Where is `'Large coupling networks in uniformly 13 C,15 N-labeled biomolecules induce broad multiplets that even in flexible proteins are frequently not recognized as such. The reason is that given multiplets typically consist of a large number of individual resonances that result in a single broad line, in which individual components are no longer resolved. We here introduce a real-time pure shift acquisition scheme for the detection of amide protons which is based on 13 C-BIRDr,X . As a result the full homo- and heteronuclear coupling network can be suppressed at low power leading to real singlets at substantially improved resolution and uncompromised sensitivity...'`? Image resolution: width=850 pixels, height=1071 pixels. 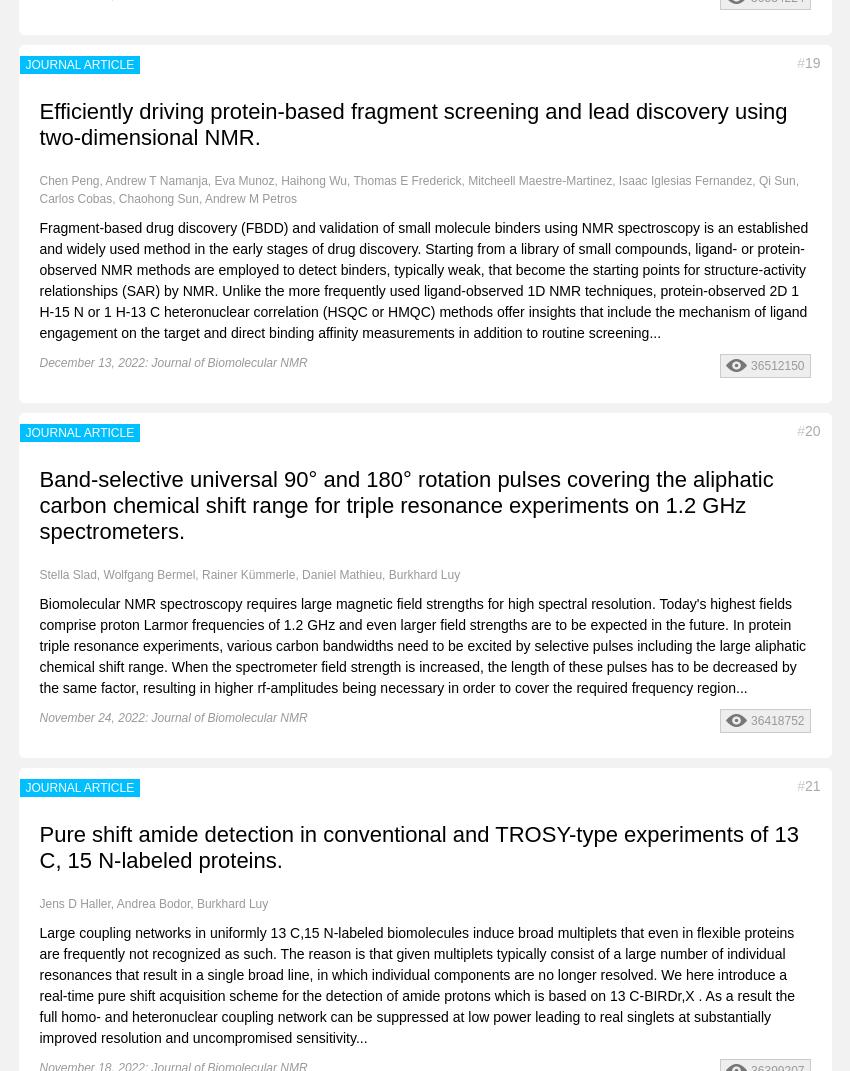
'Large coupling networks in uniformly 13 C,15 N-labeled biomolecules induce broad multiplets that even in flexible proteins are frequently not recognized as such. The reason is that given multiplets typically consist of a large number of individual resonances that result in a single broad line, in which individual components are no longer resolved. We here introduce a real-time pure shift acquisition scheme for the detection of amide protons which is based on 13 C-BIRDr,X . As a result the full homo- and heteronuclear coupling network can be suppressed at low power leading to real singlets at substantially improved resolution and uncompromised sensitivity...' is located at coordinates (417, 983).